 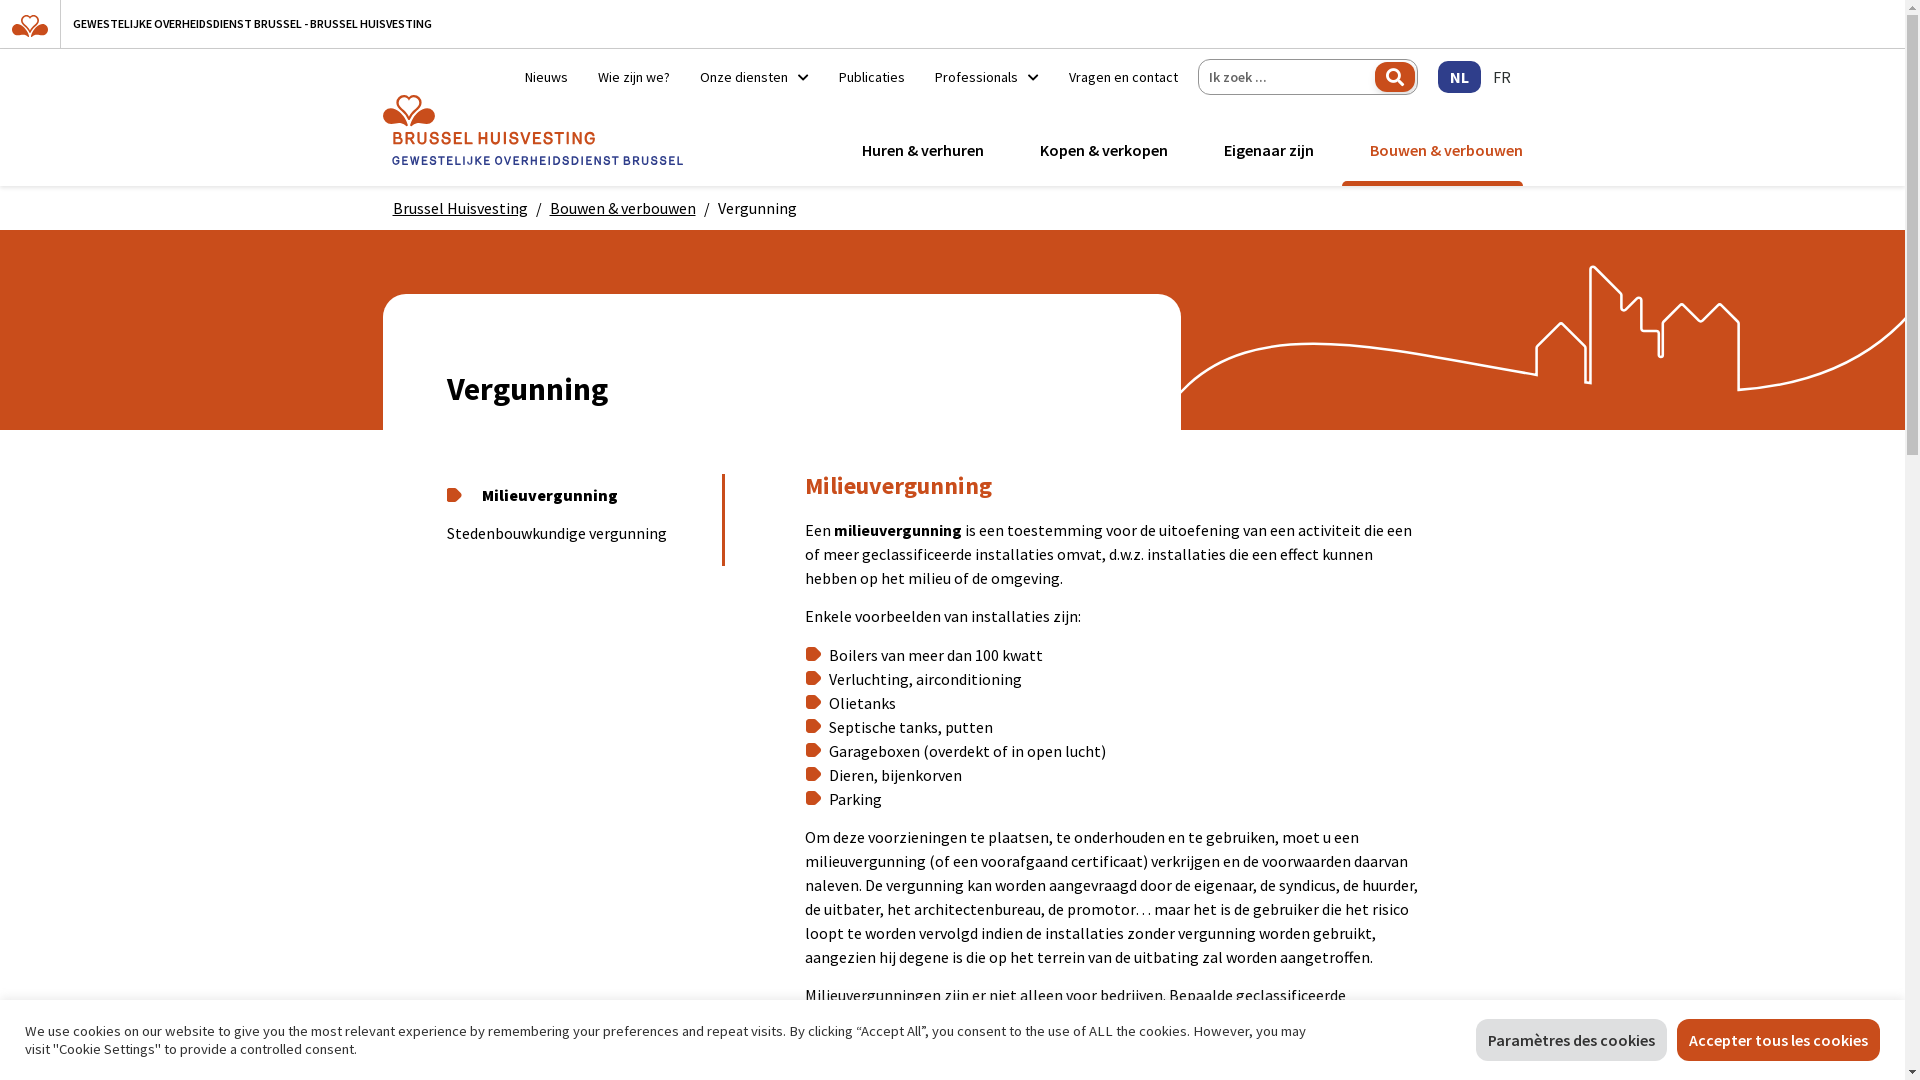 I want to click on 'Nieuws', so click(x=546, y=76).